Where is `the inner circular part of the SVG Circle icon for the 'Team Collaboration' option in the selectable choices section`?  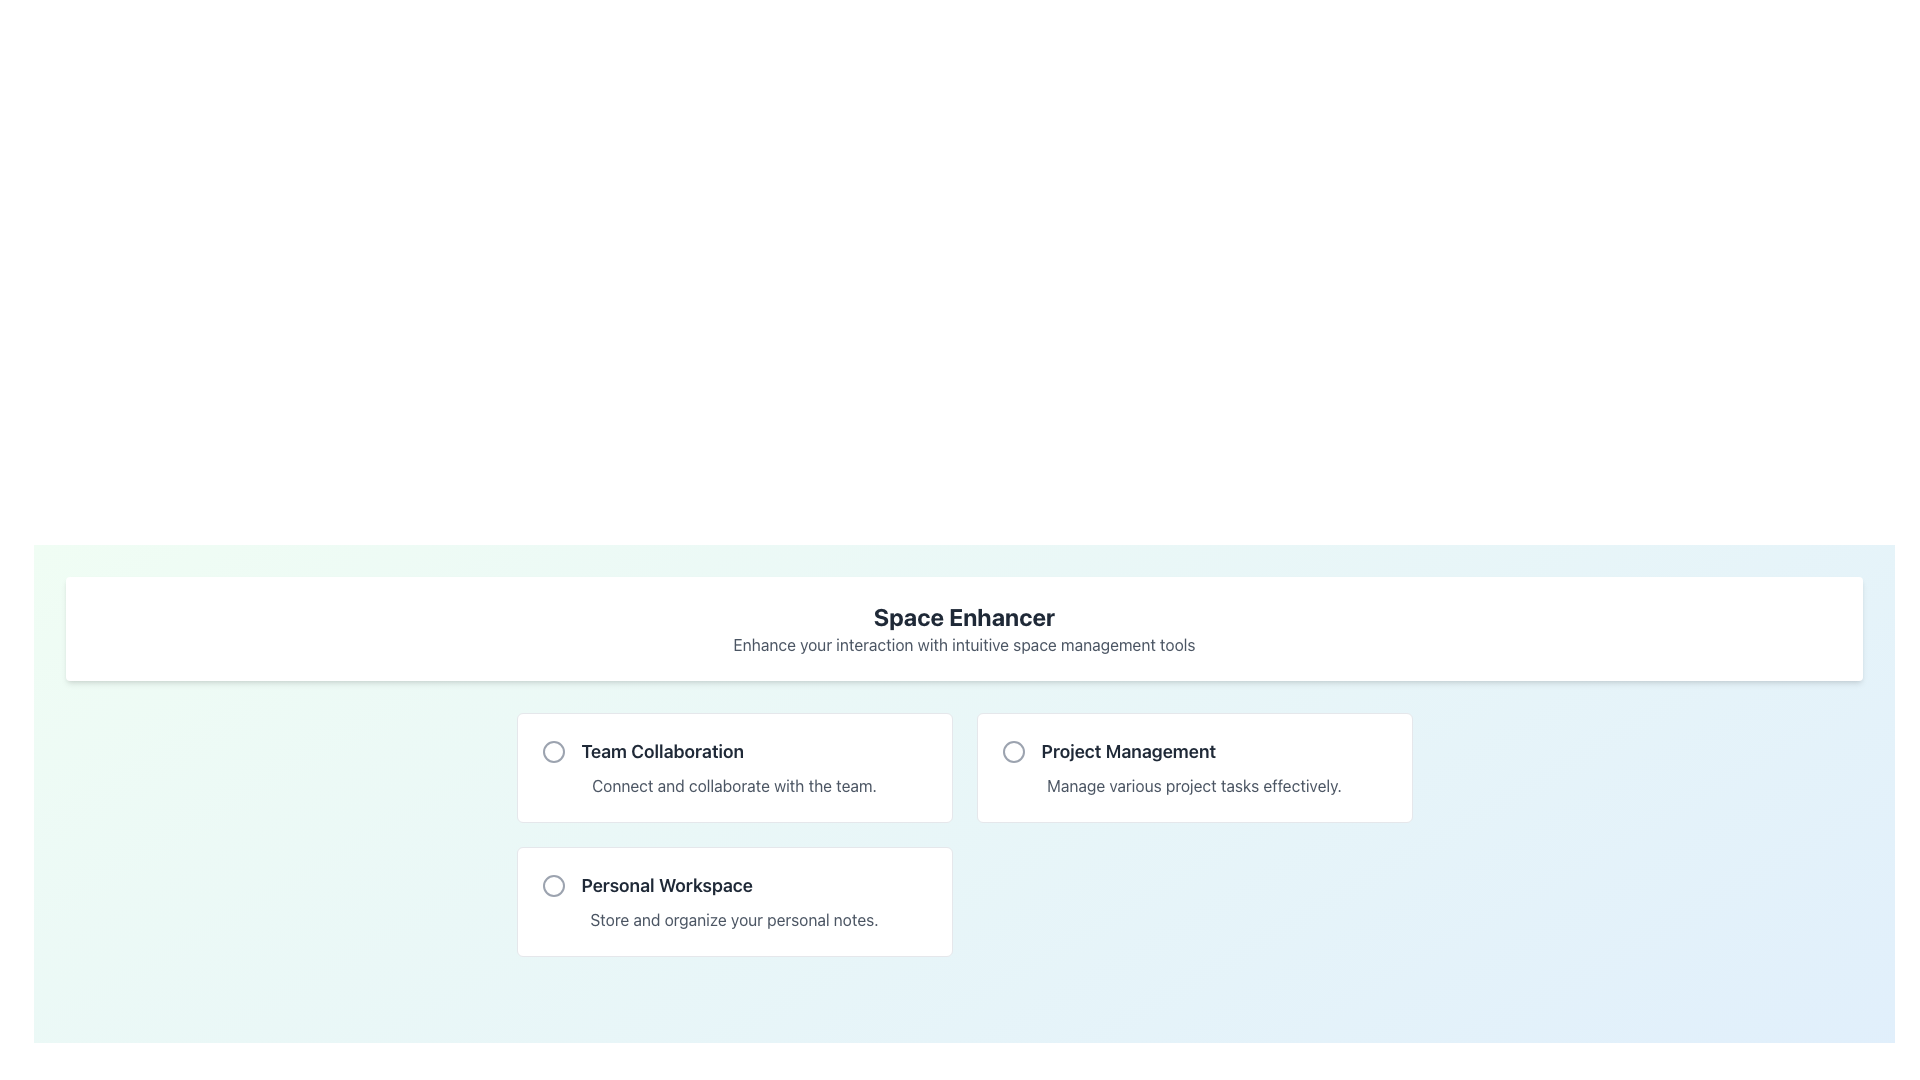
the inner circular part of the SVG Circle icon for the 'Team Collaboration' option in the selectable choices section is located at coordinates (553, 752).